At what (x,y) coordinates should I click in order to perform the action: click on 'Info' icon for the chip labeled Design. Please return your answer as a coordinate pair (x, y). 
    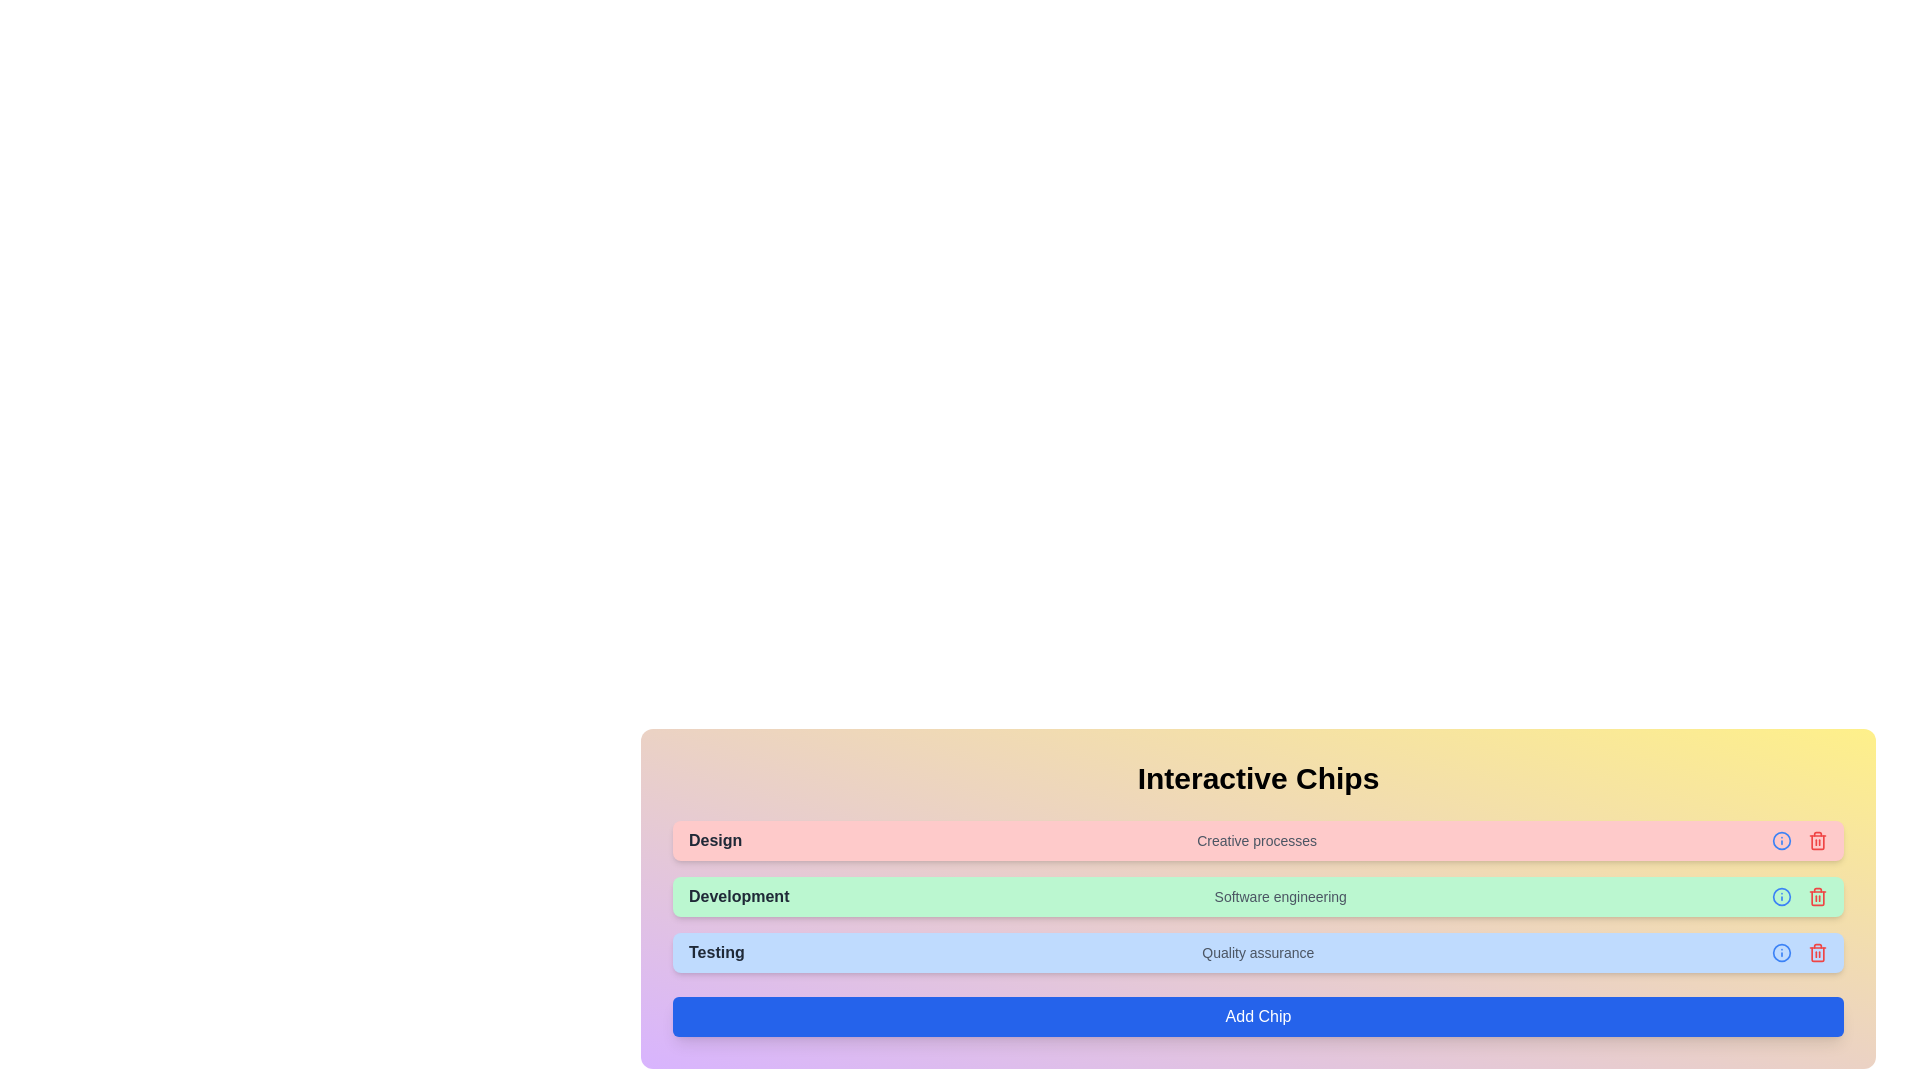
    Looking at the image, I should click on (1781, 840).